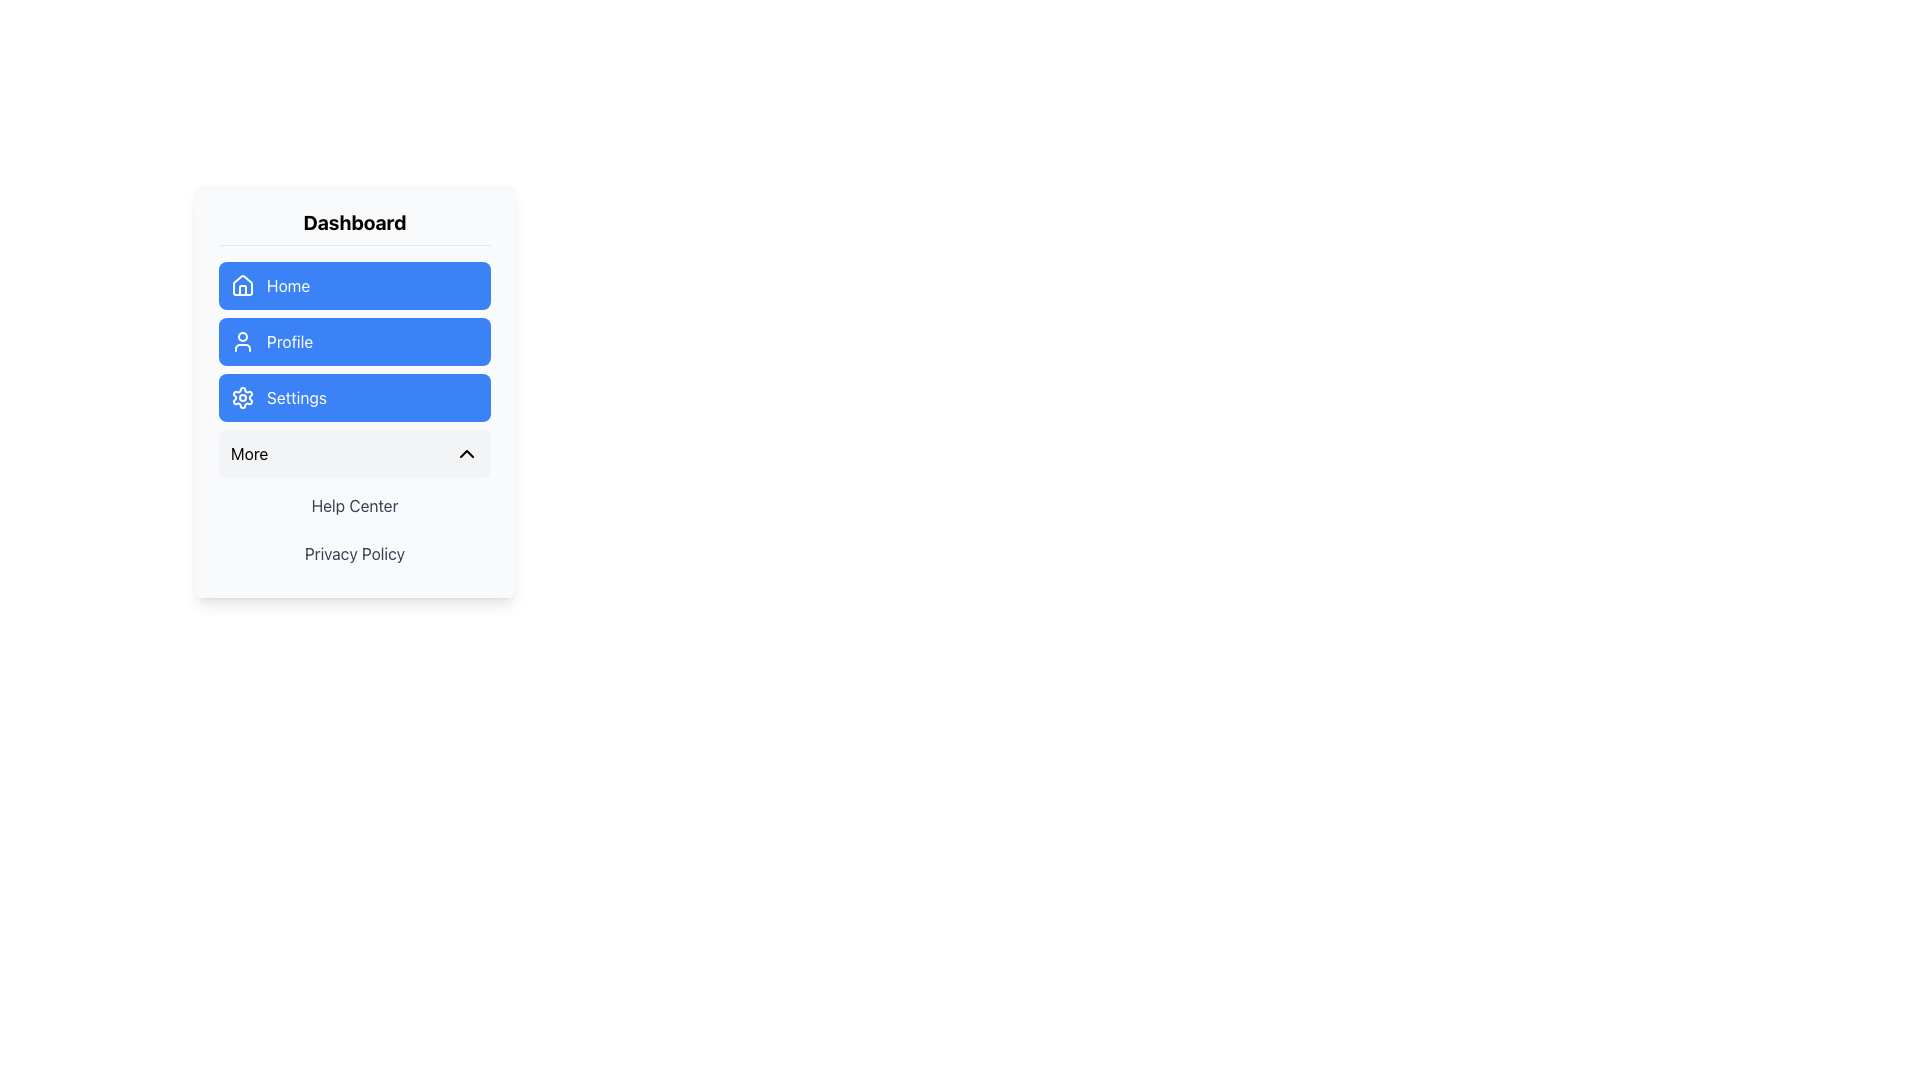  I want to click on the 'More' expandable button, which is a rectangular button with rounded corners, located below the 'Settings' button and above the 'Help Center' and 'Privacy Policy' links, so click(355, 454).